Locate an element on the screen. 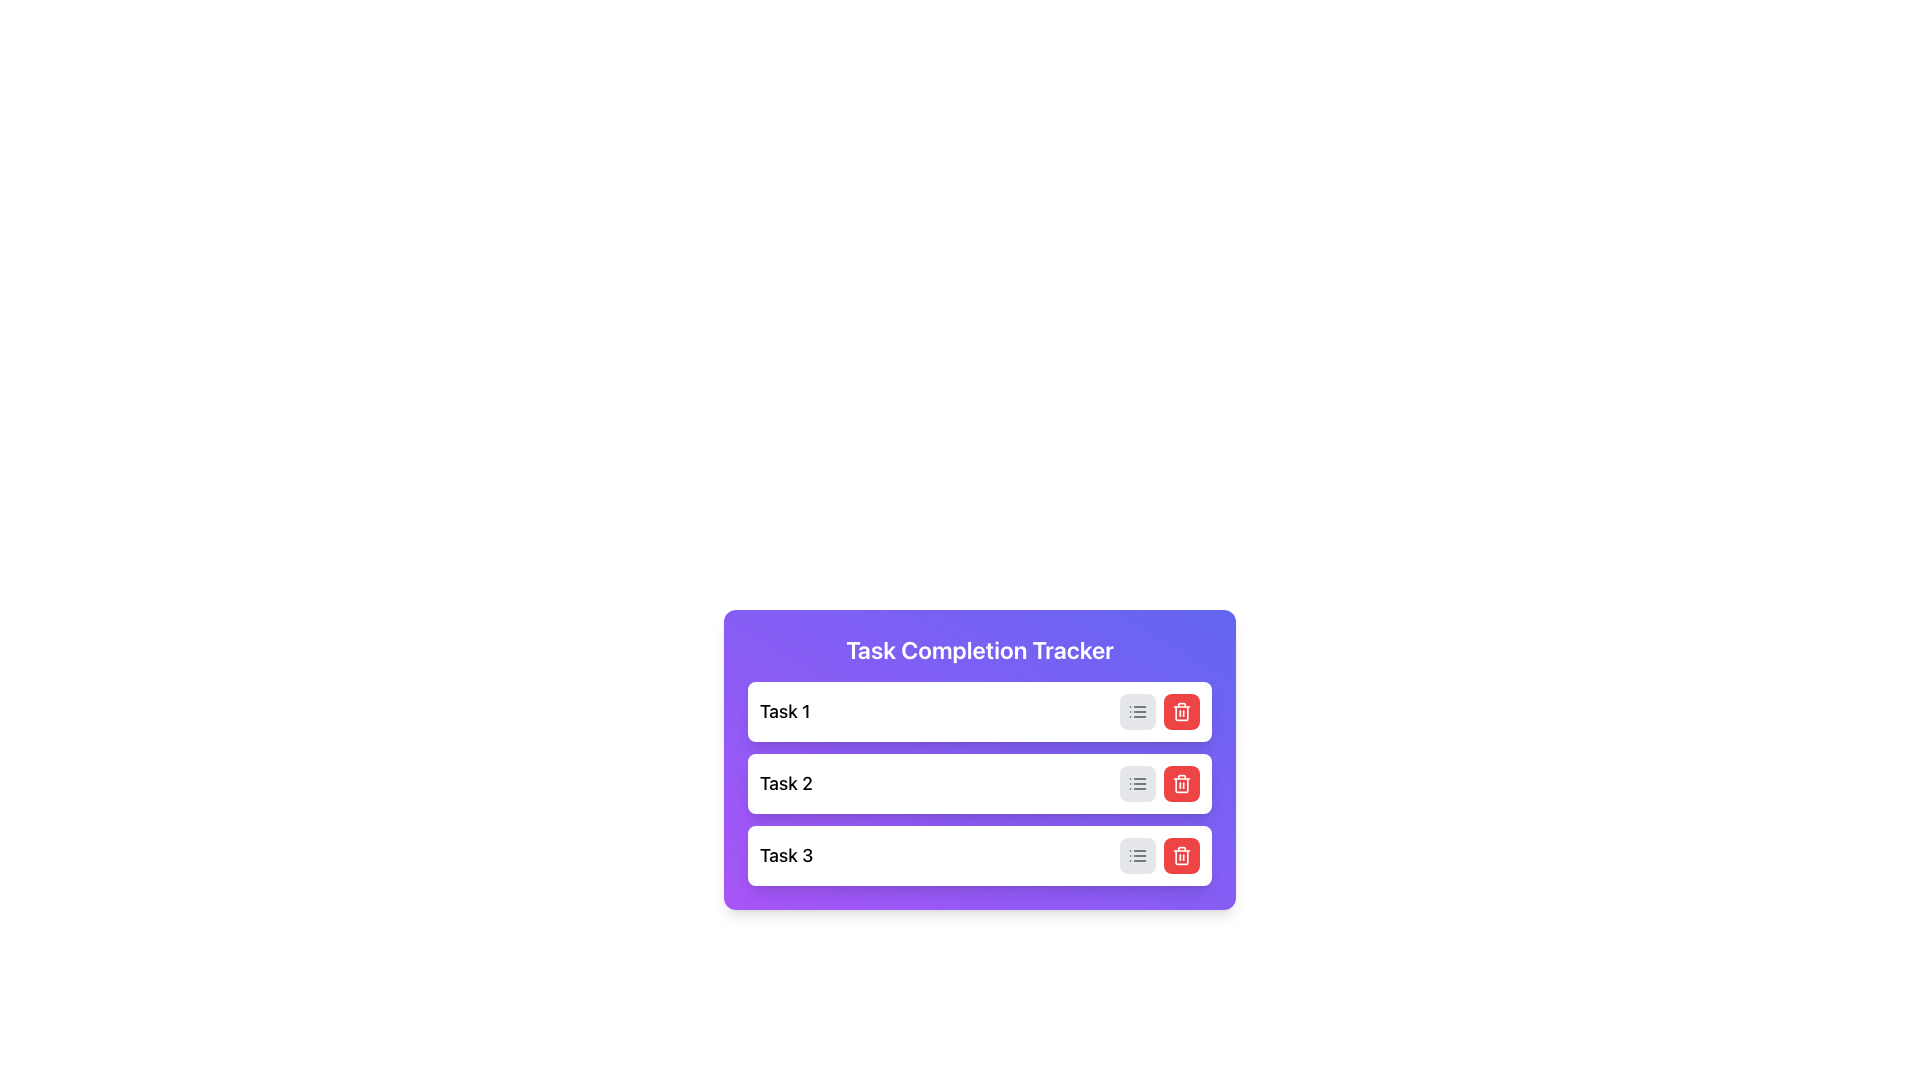 Image resolution: width=1920 pixels, height=1080 pixels. the delete icon within the red button at the right end of the third task row is located at coordinates (1181, 855).